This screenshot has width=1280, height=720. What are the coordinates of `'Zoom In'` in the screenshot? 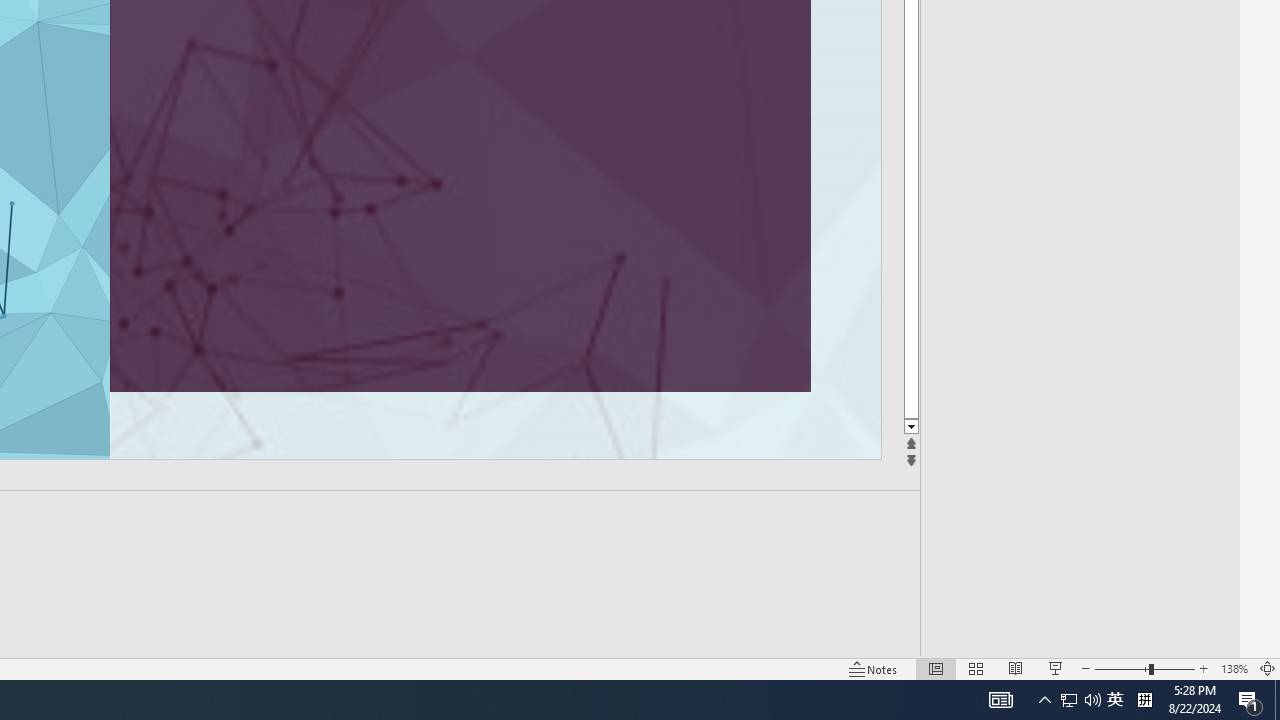 It's located at (1203, 669).